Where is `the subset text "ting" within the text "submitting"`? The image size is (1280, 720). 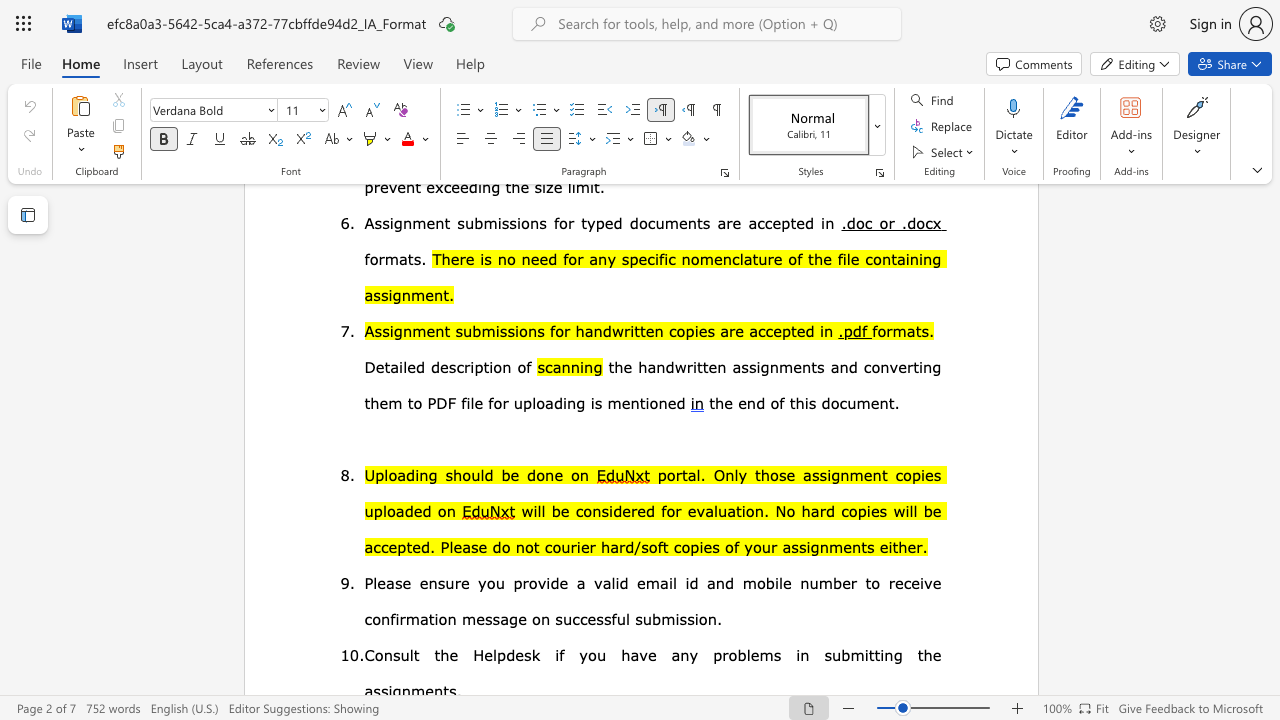
the subset text "ting" within the text "submitting" is located at coordinates (874, 654).